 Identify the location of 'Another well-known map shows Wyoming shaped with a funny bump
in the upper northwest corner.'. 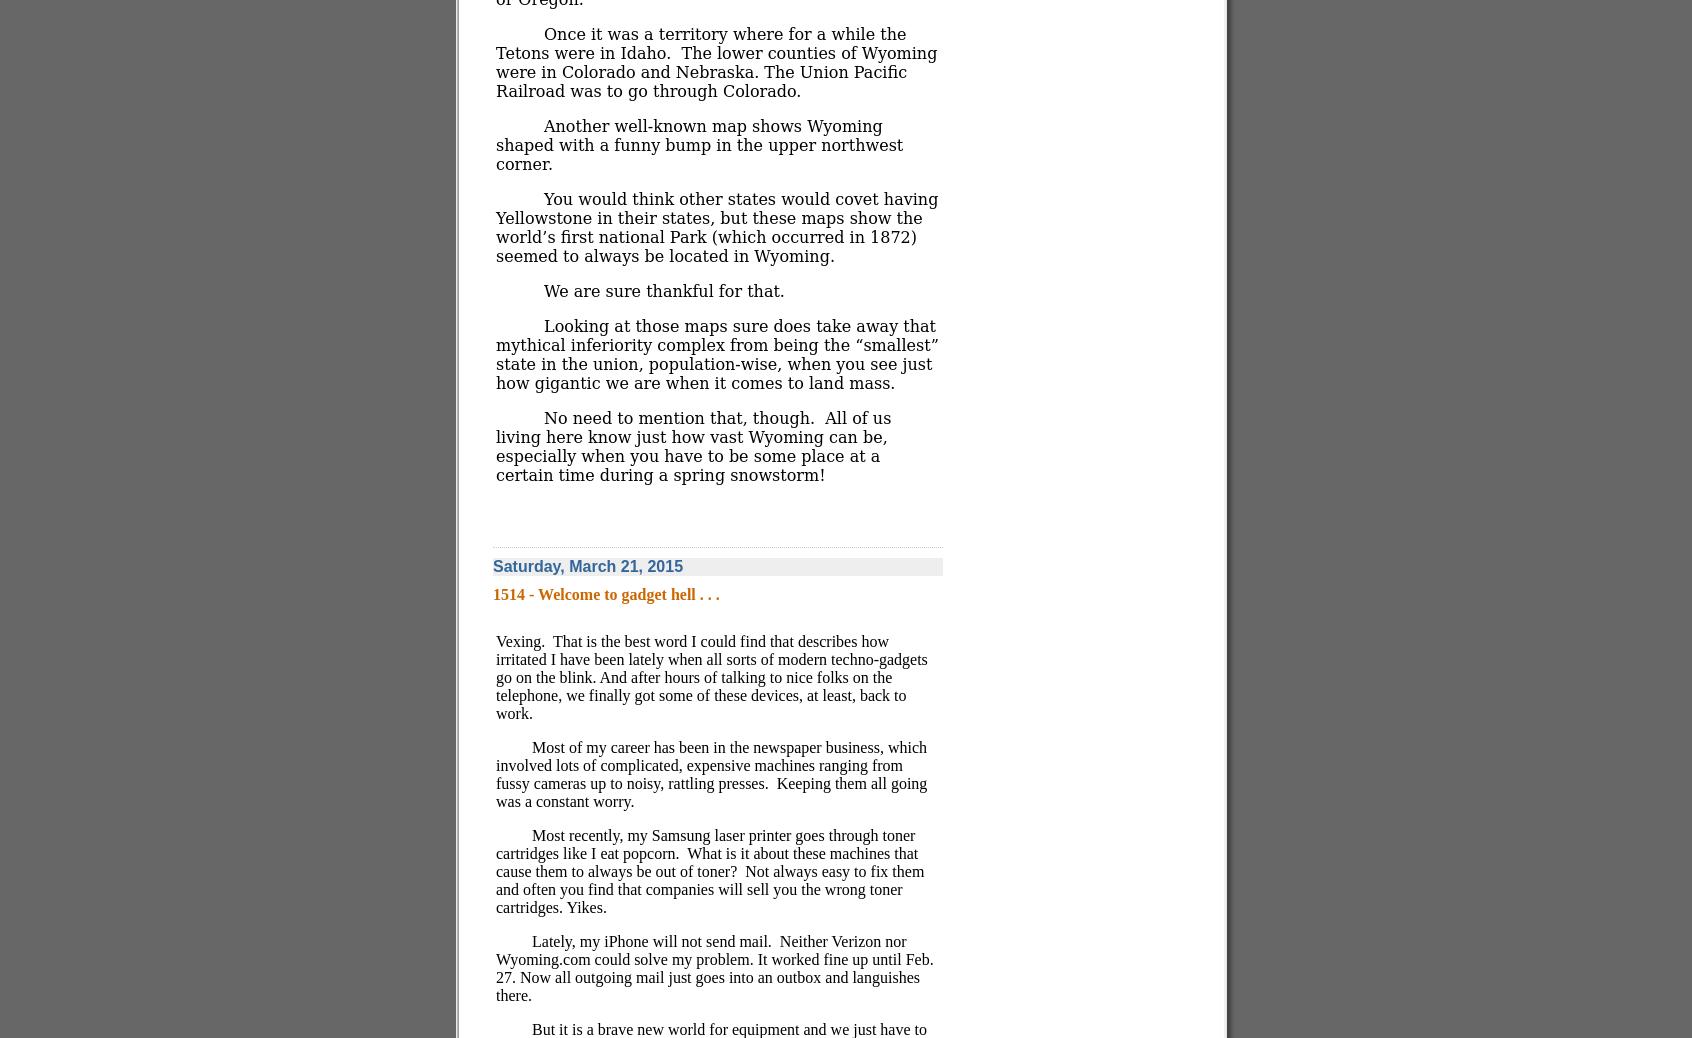
(495, 144).